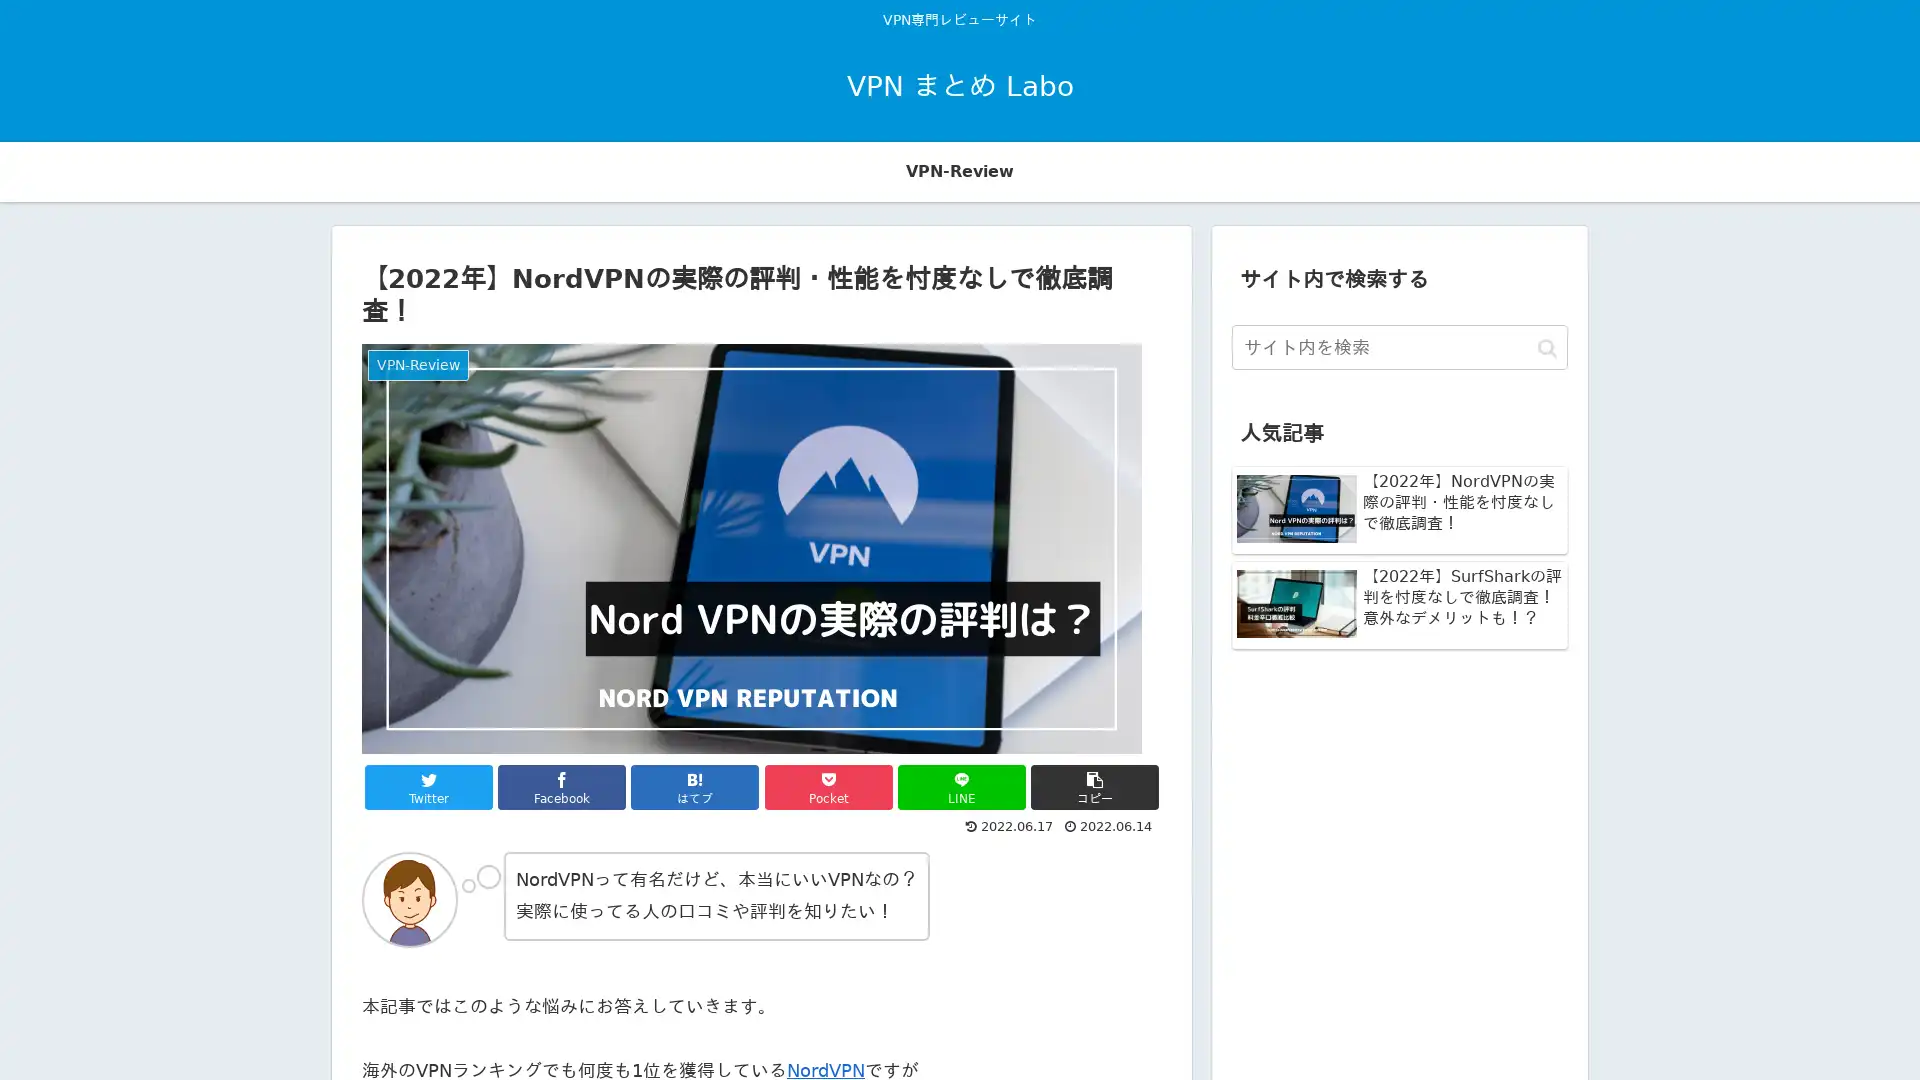 This screenshot has height=1080, width=1920. I want to click on button, so click(1546, 346).